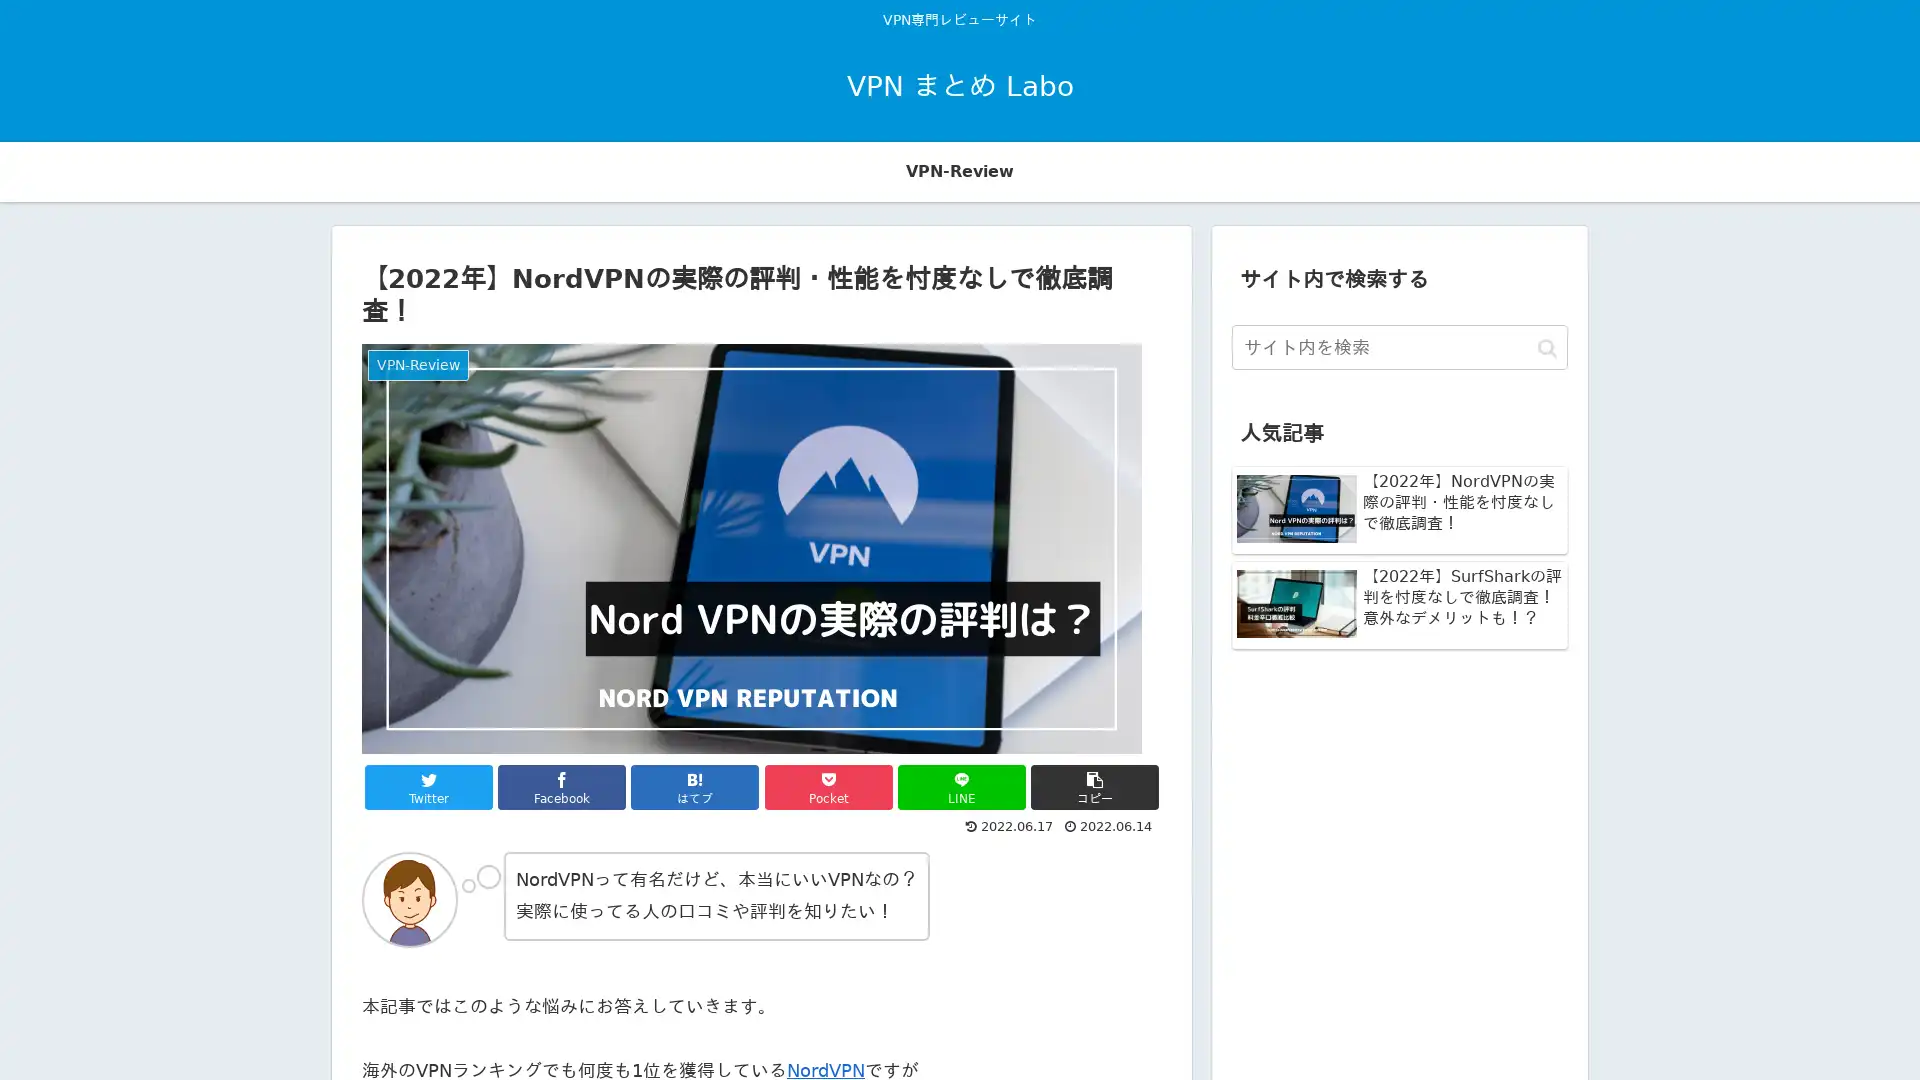 This screenshot has height=1080, width=1920. I want to click on button, so click(1546, 346).